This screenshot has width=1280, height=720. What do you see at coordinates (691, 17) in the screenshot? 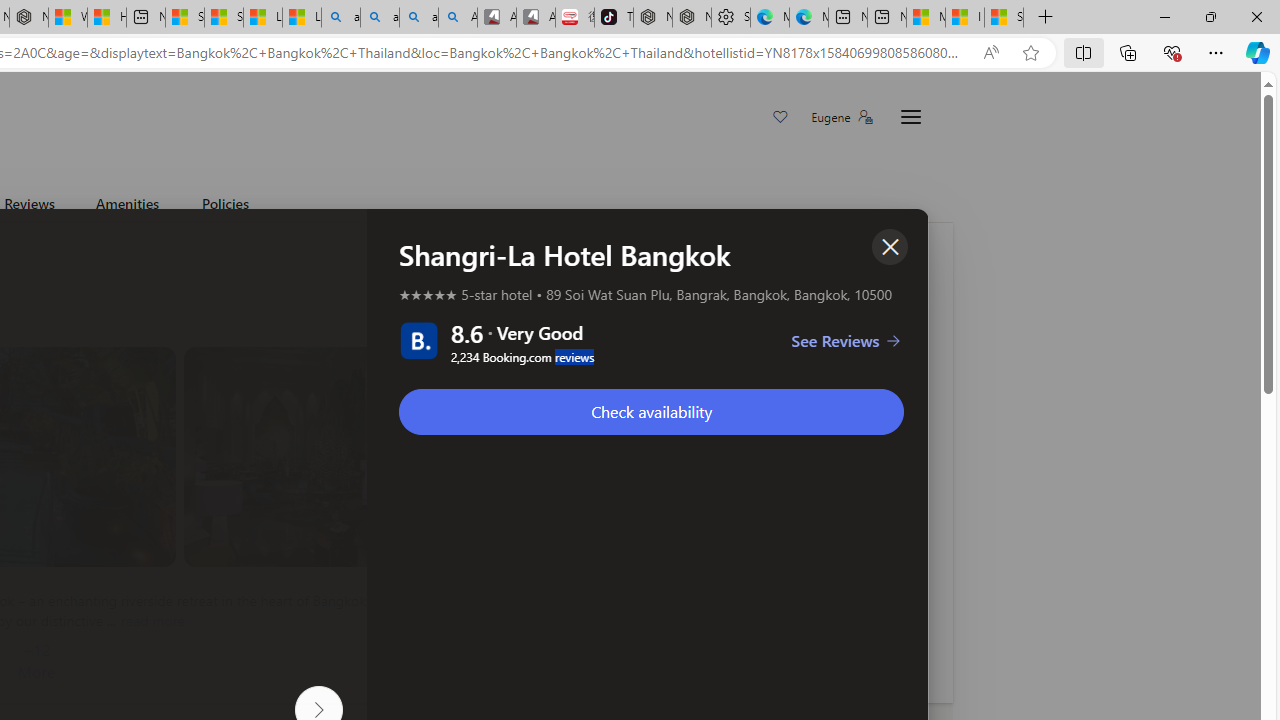
I see `'Nordace Siena Pro 15 Backpack'` at bounding box center [691, 17].